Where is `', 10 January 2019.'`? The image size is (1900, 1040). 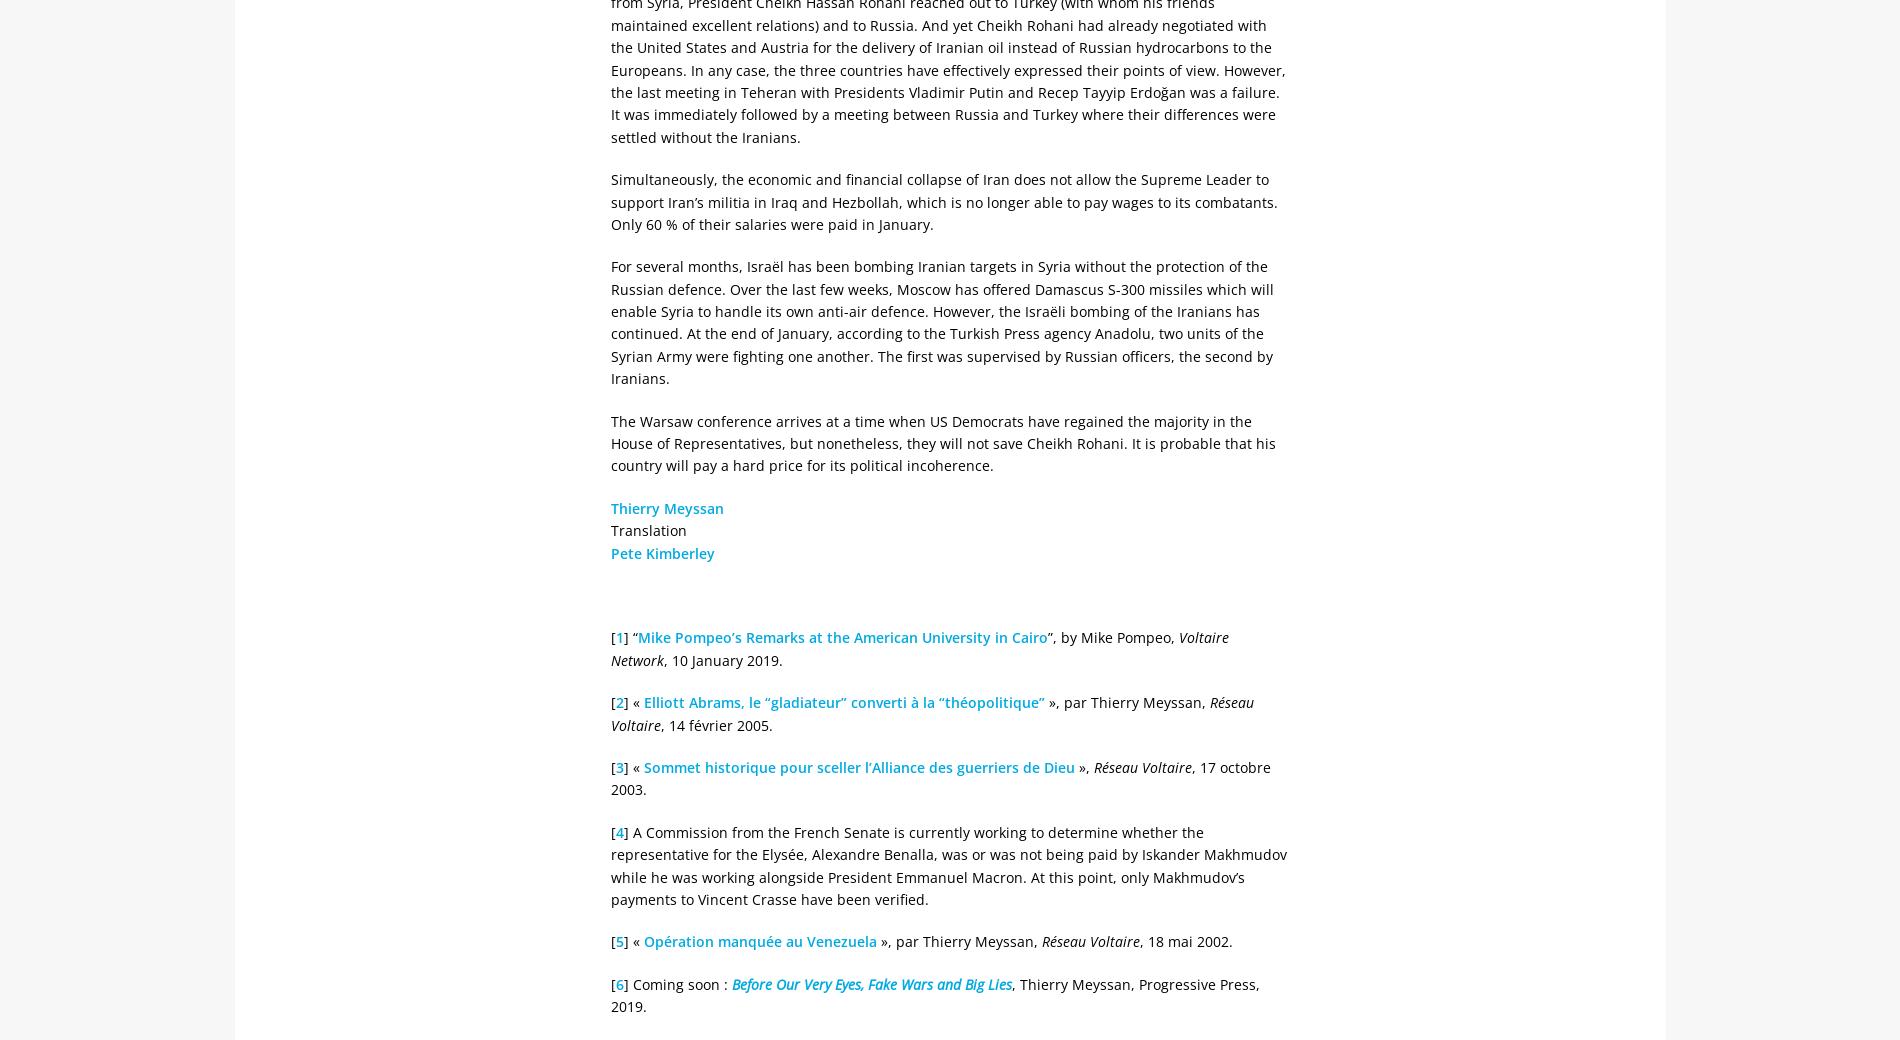 ', 10 January 2019.' is located at coordinates (722, 659).